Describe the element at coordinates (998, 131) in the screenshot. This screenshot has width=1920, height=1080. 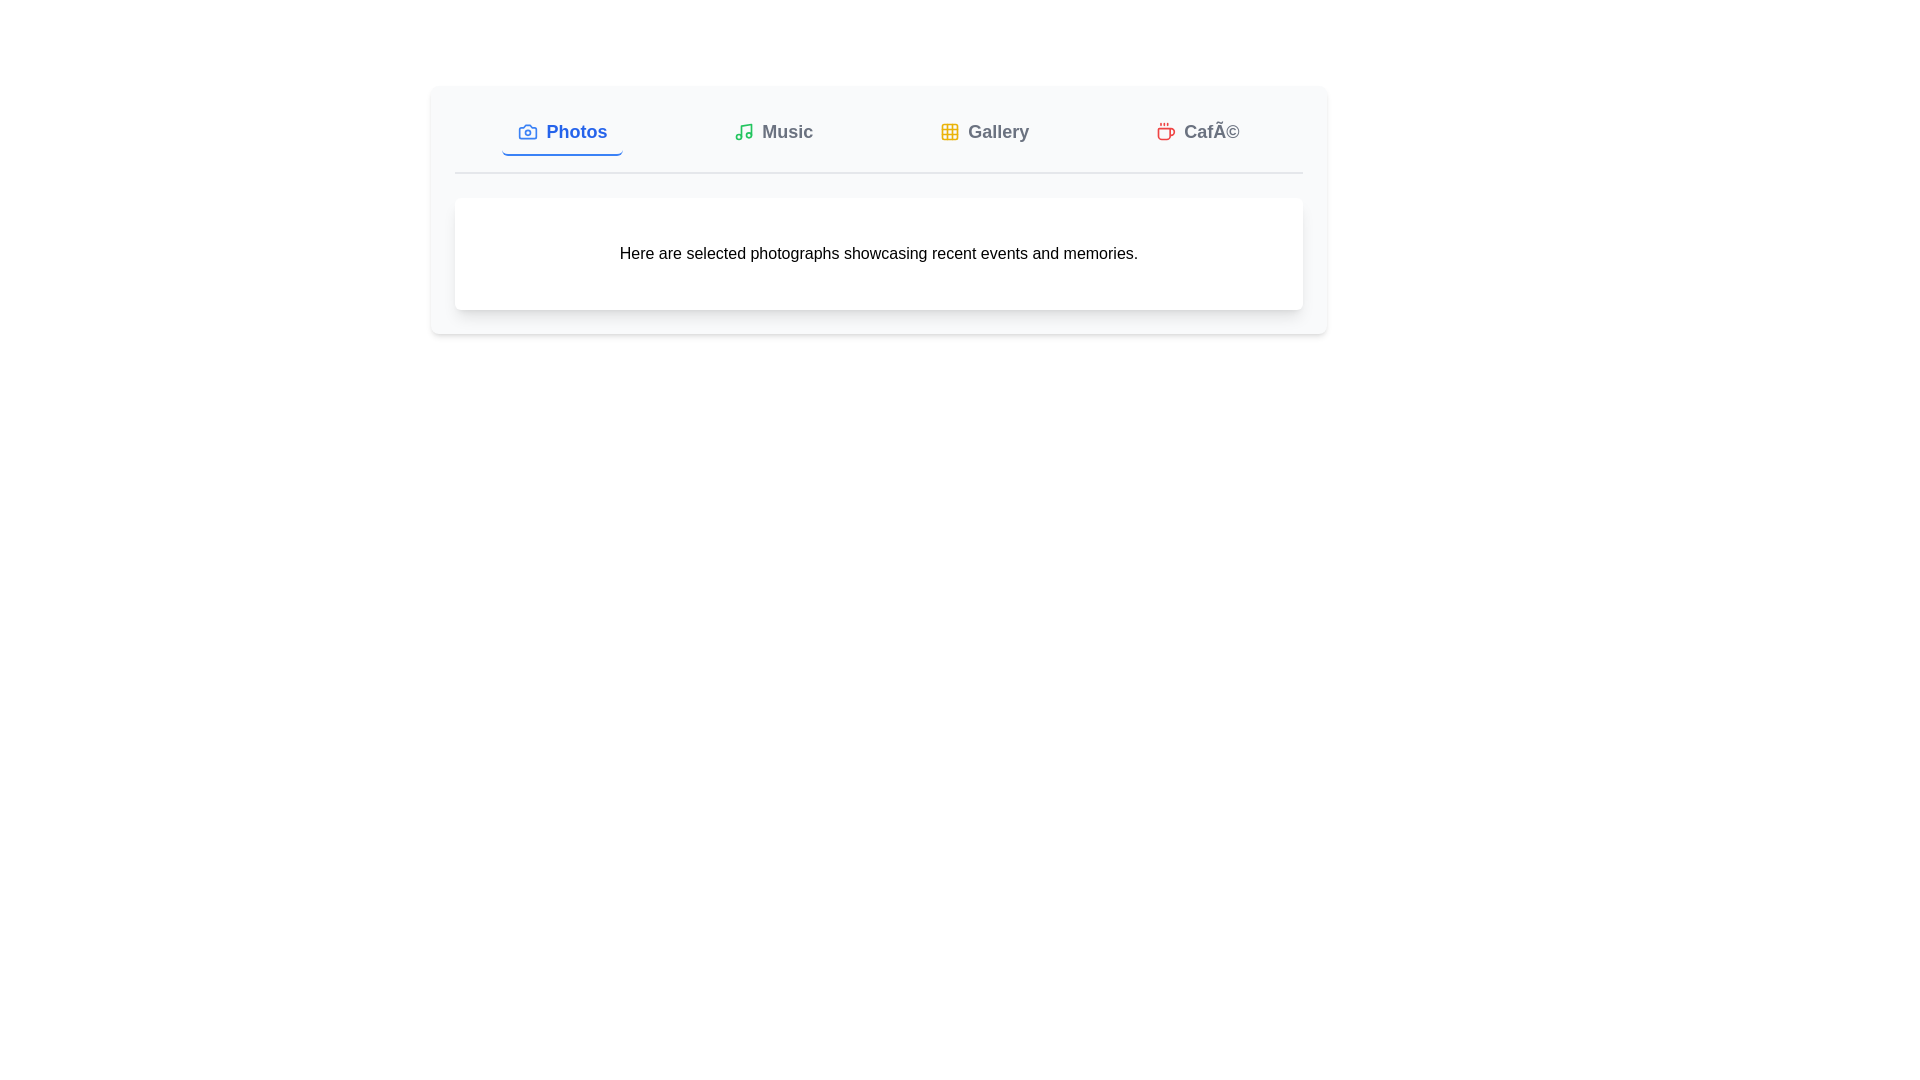
I see `'Gallery' text label located in the horizontal navigation bar, which is the third item from the left, following 'Photos' and 'Music.'` at that location.